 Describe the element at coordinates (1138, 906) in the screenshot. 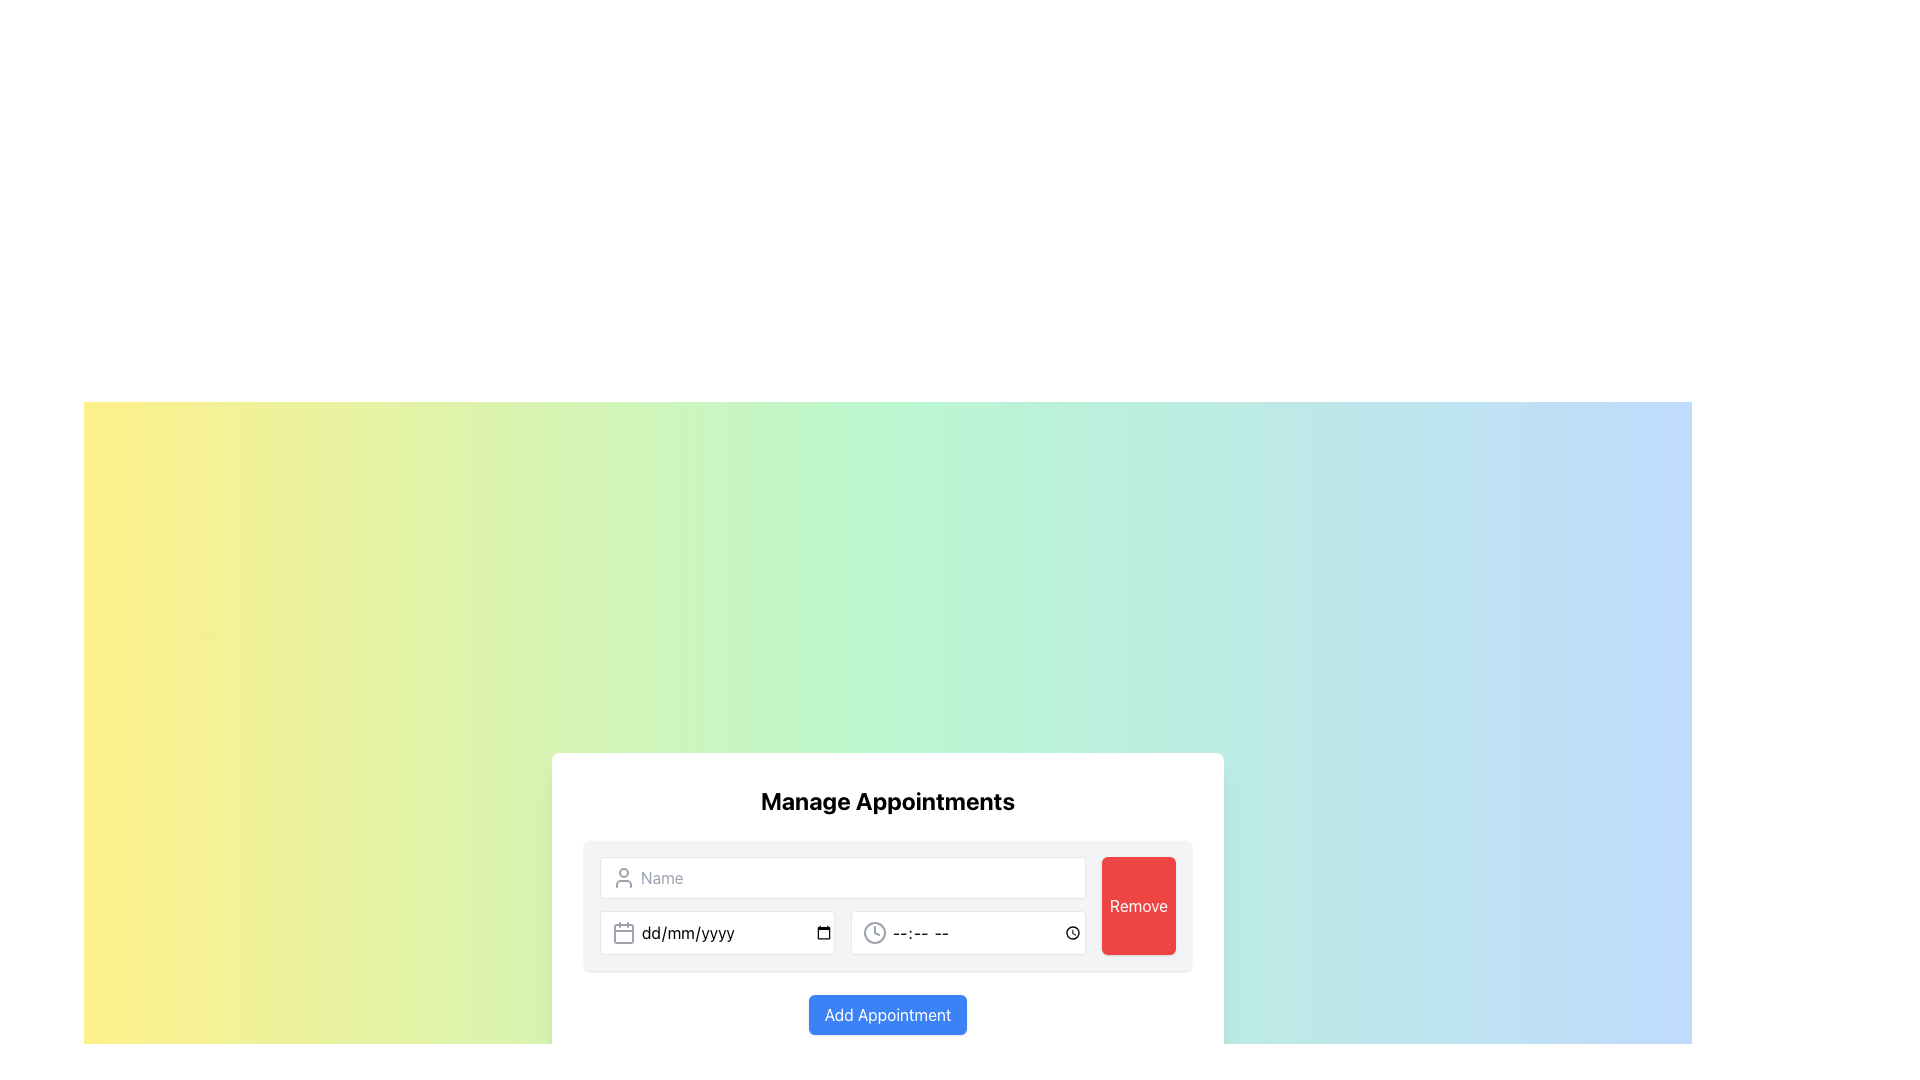

I see `the red button labeled 'Remove'` at that location.